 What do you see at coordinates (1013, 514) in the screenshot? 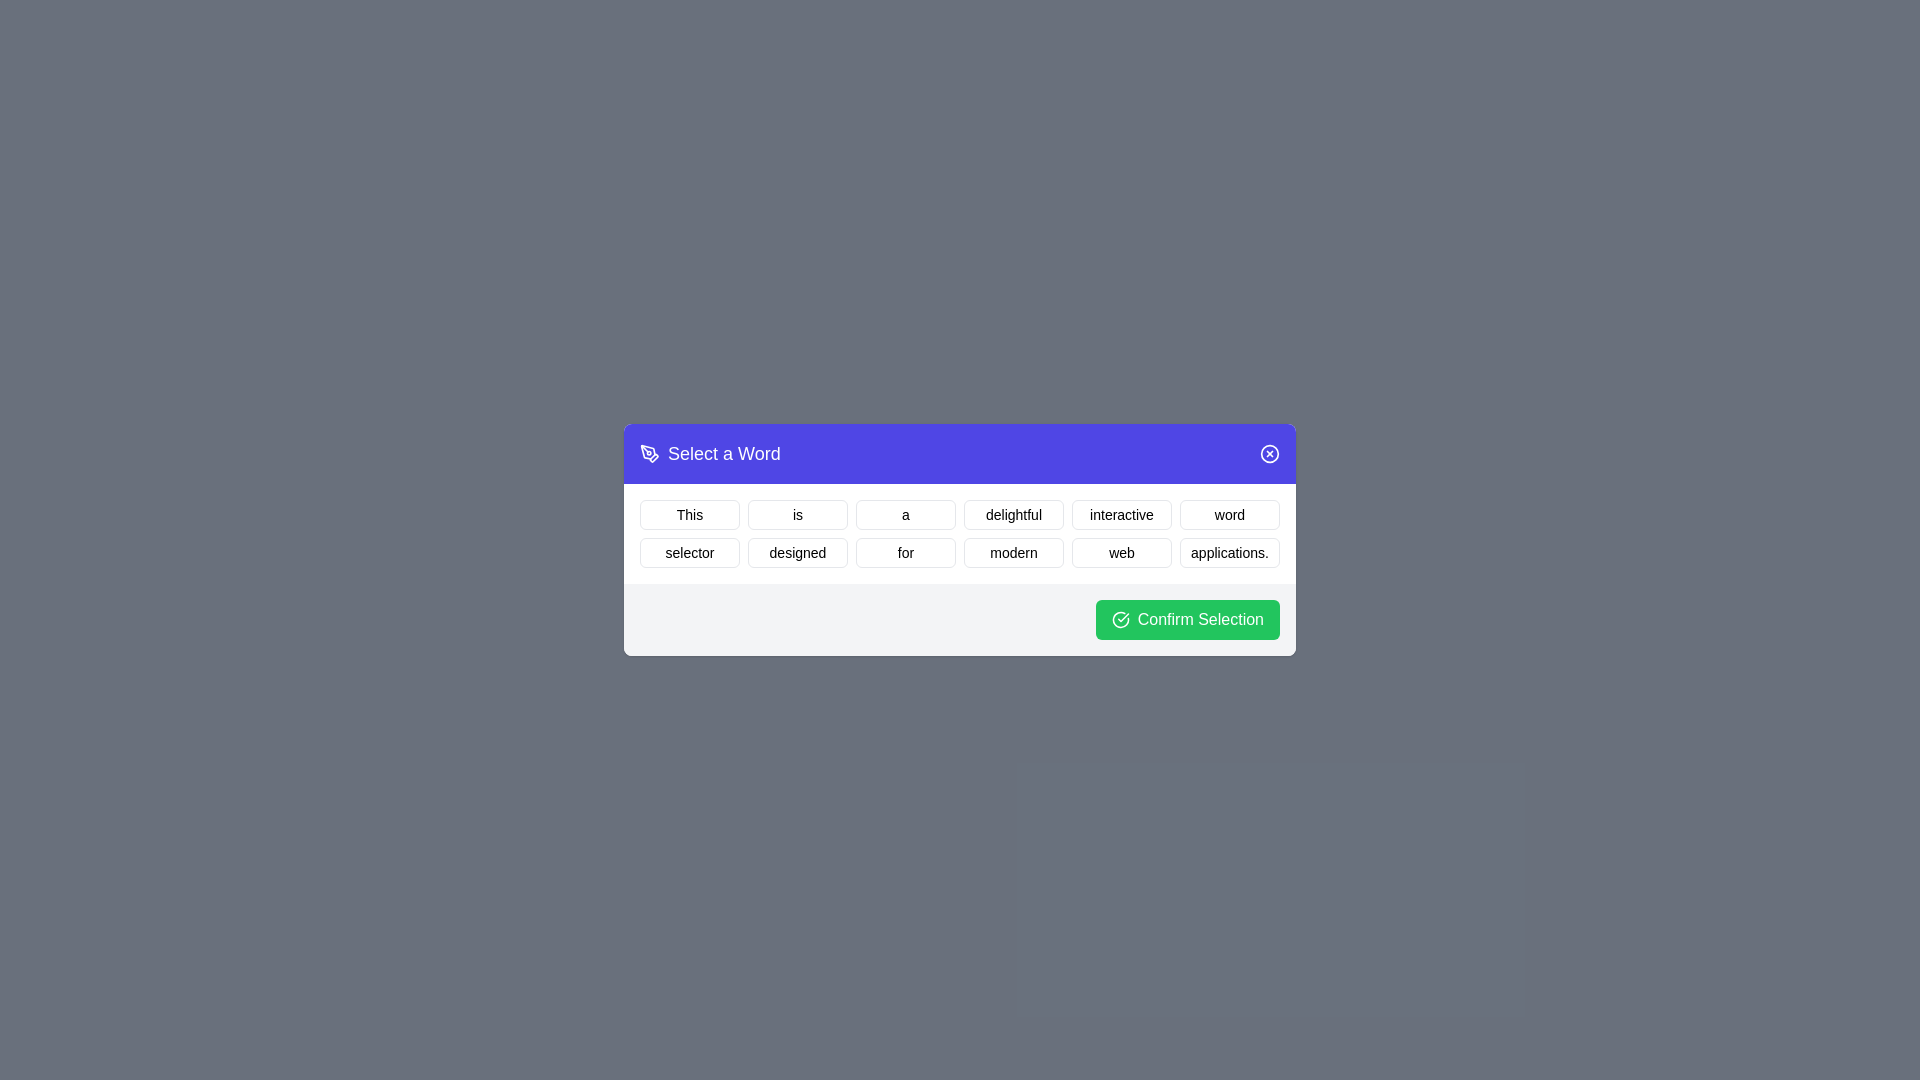
I see `the word delightful by clicking on it` at bounding box center [1013, 514].